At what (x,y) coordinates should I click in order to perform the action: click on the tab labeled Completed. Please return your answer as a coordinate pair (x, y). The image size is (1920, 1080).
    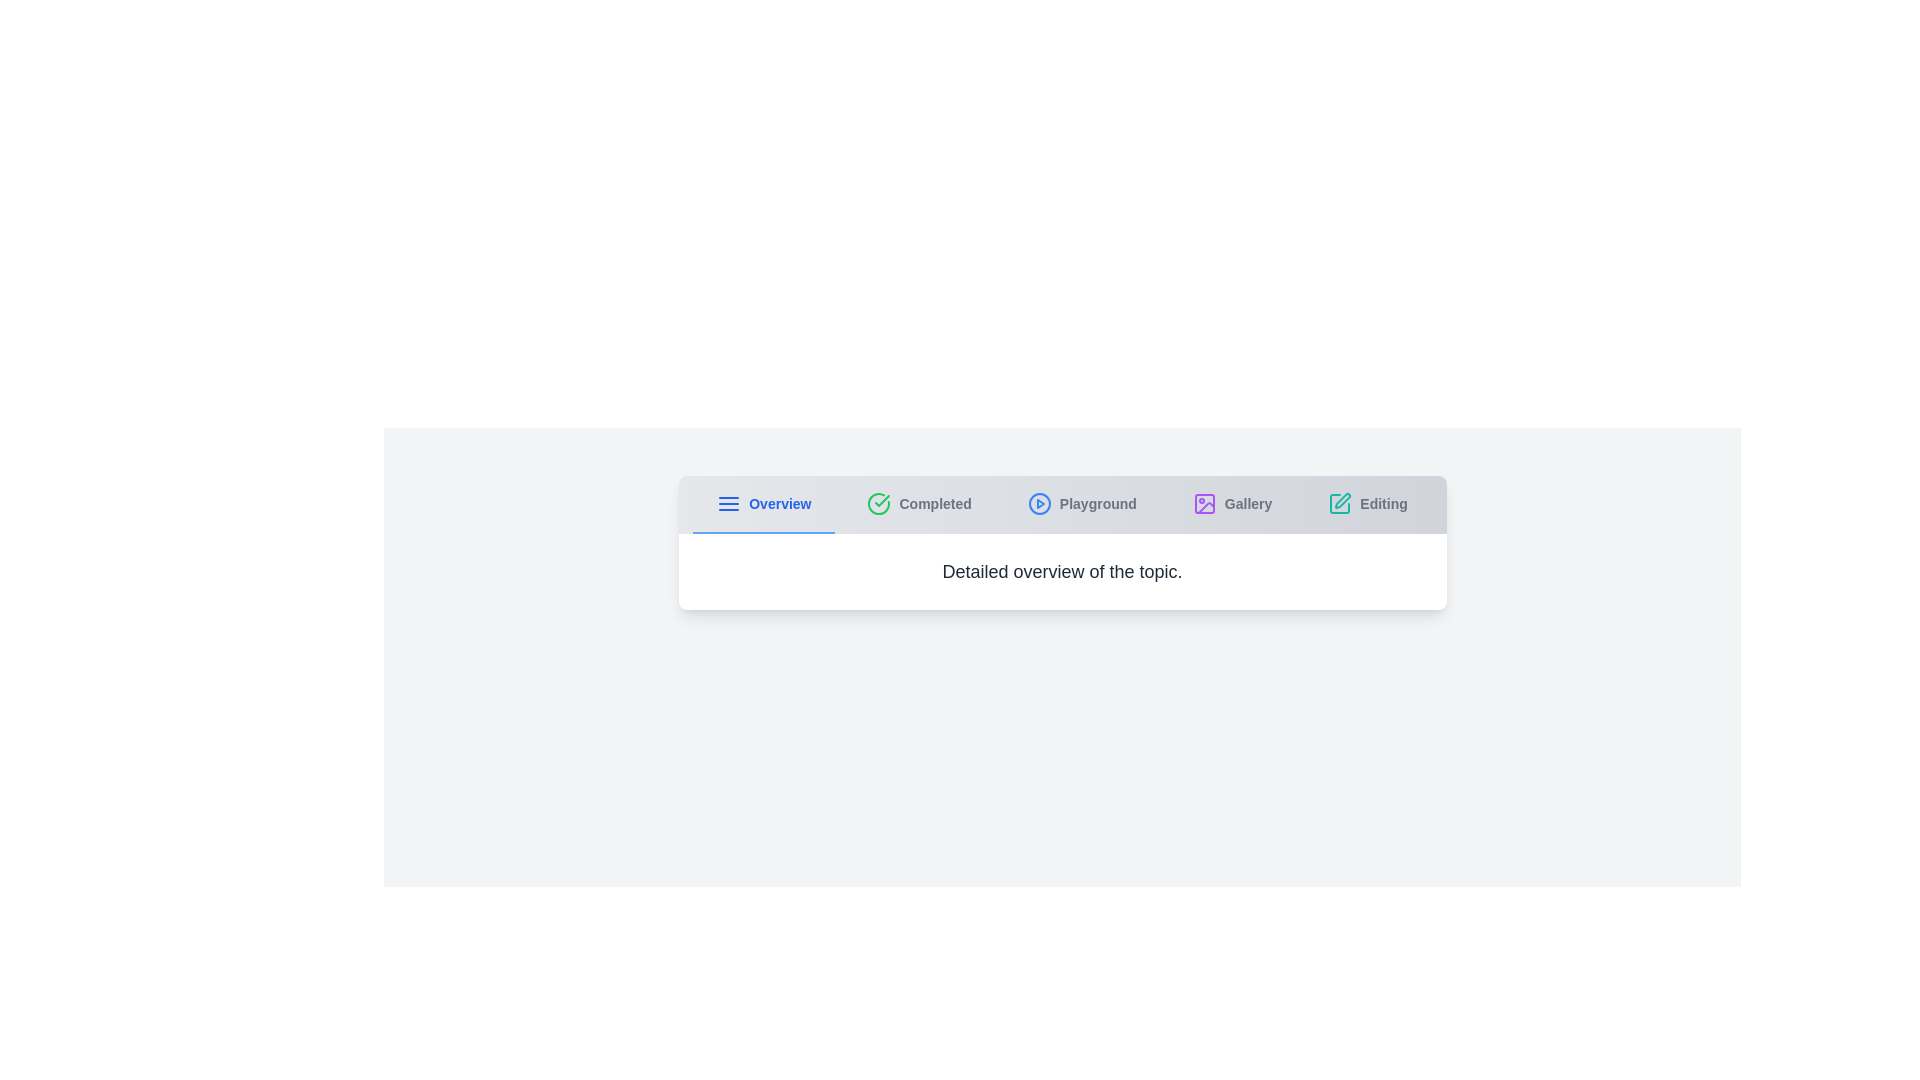
    Looking at the image, I should click on (918, 504).